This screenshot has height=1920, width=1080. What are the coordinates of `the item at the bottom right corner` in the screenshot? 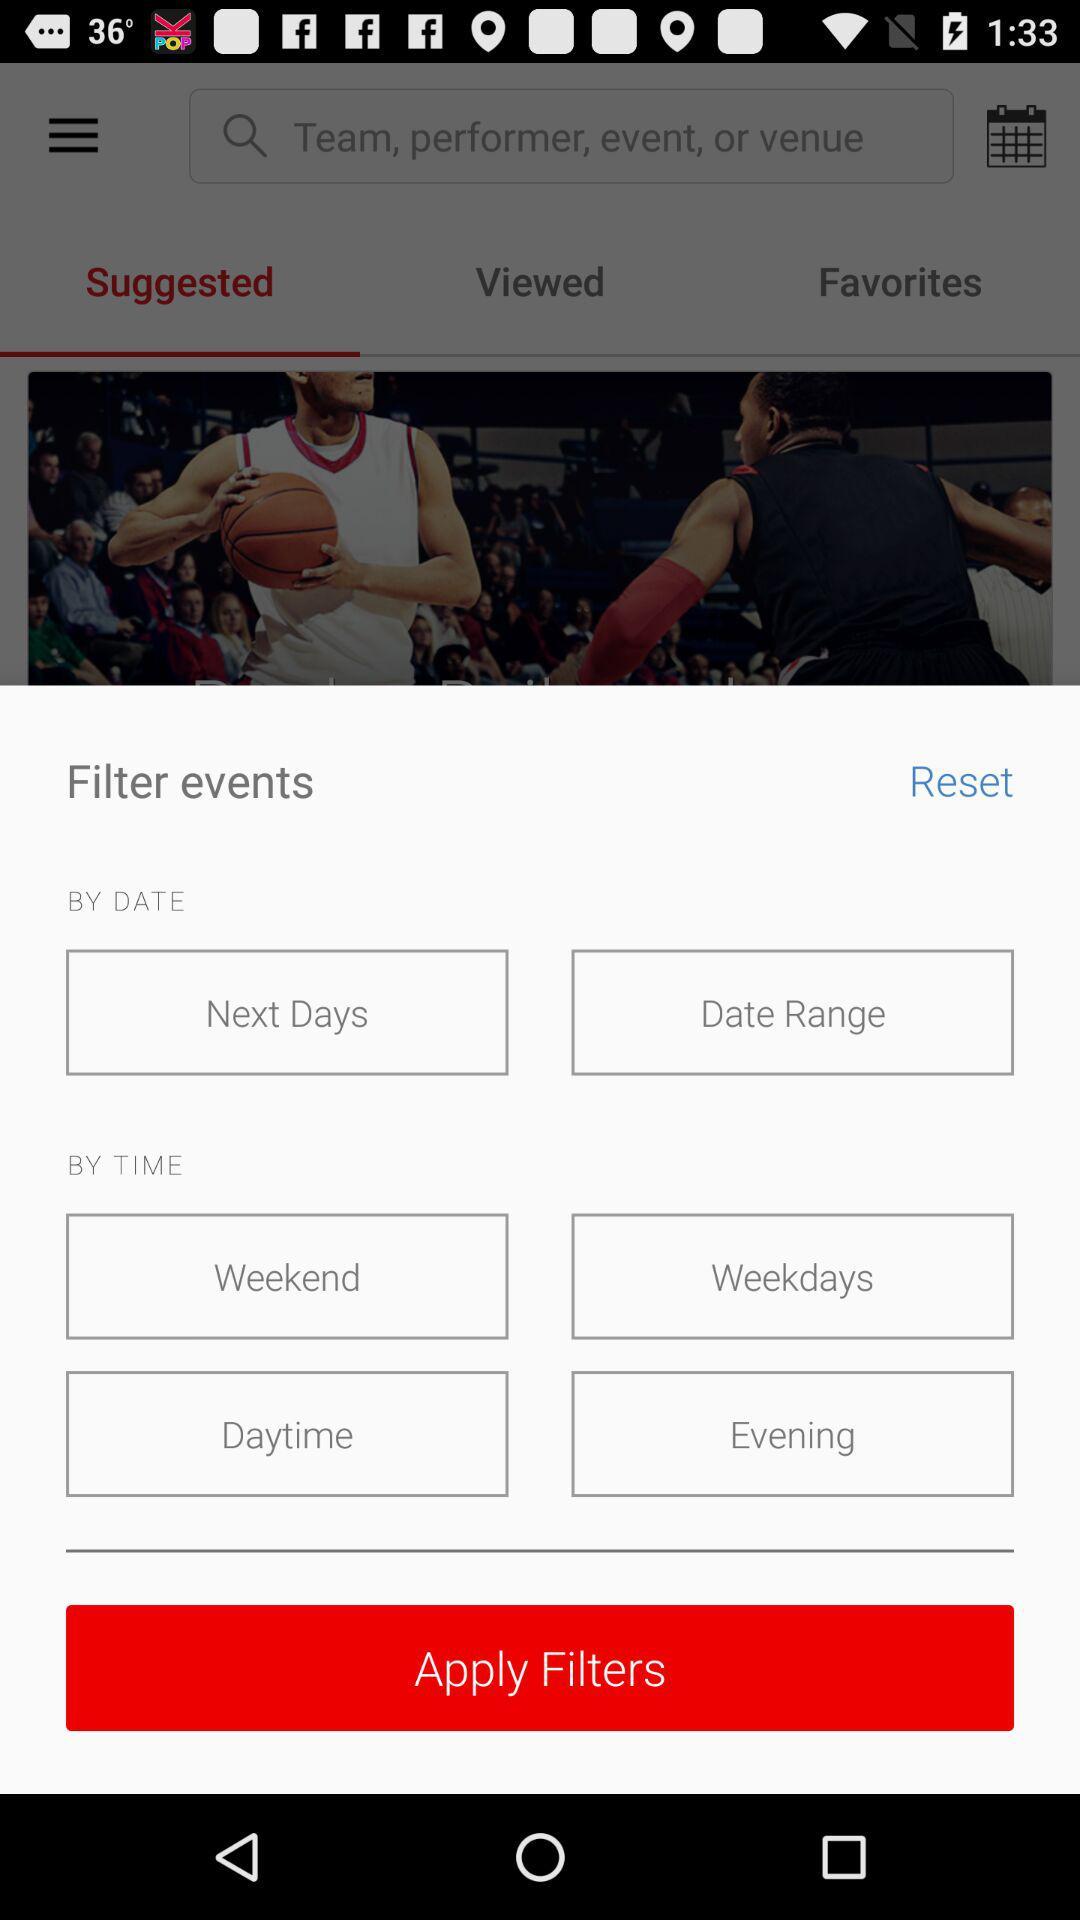 It's located at (791, 1433).